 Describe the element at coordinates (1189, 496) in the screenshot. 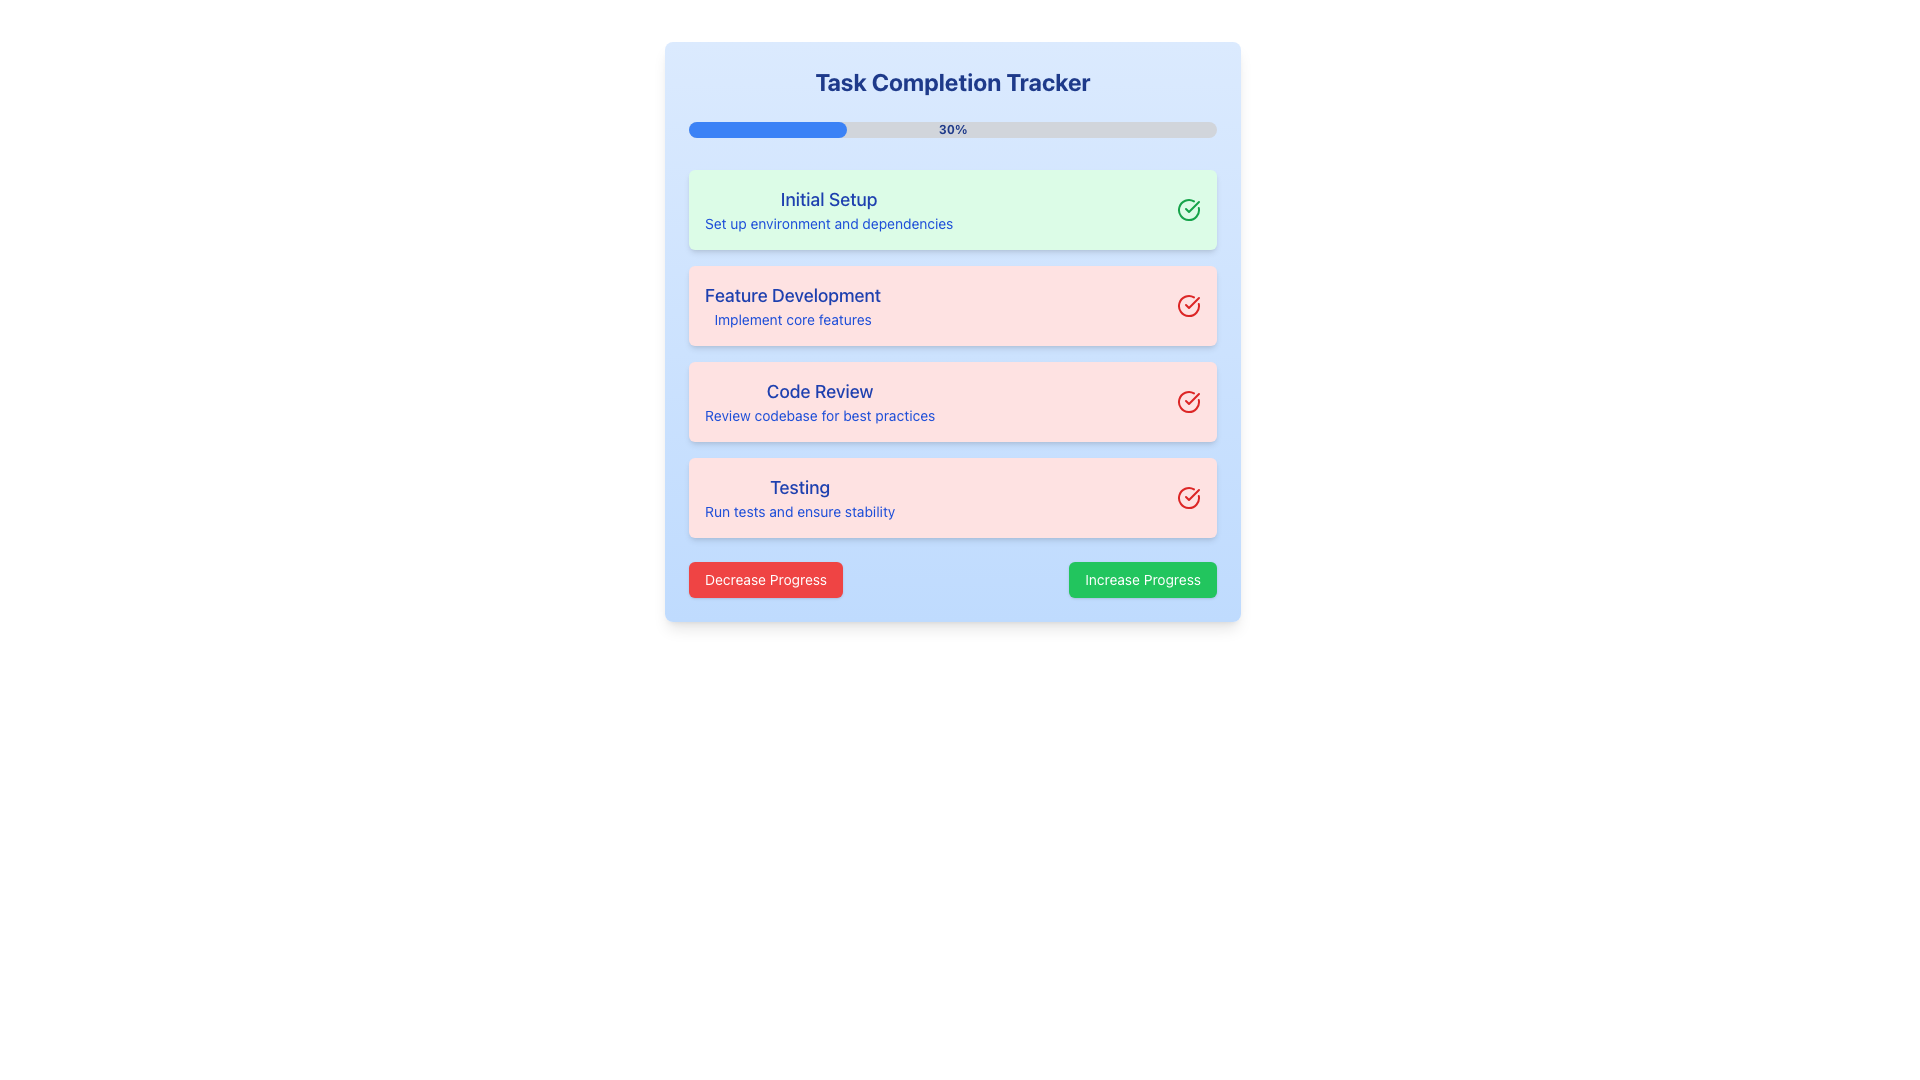

I see `the task completion status by clicking on the circular red icon with a checkmark located at the right end of the 'Testing' task card` at that location.